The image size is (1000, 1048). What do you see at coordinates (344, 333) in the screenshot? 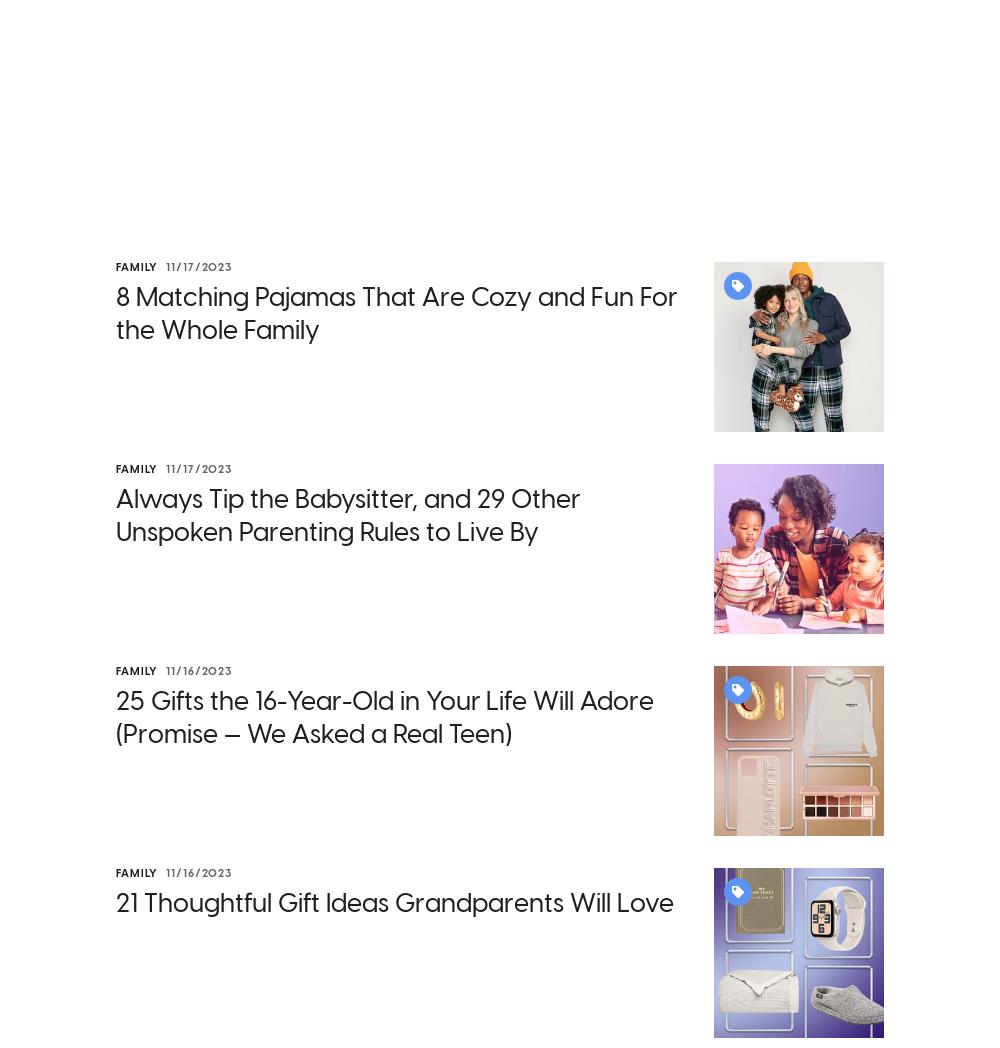
I see `'2. Increasing Funds to Childcare Operators'` at bounding box center [344, 333].